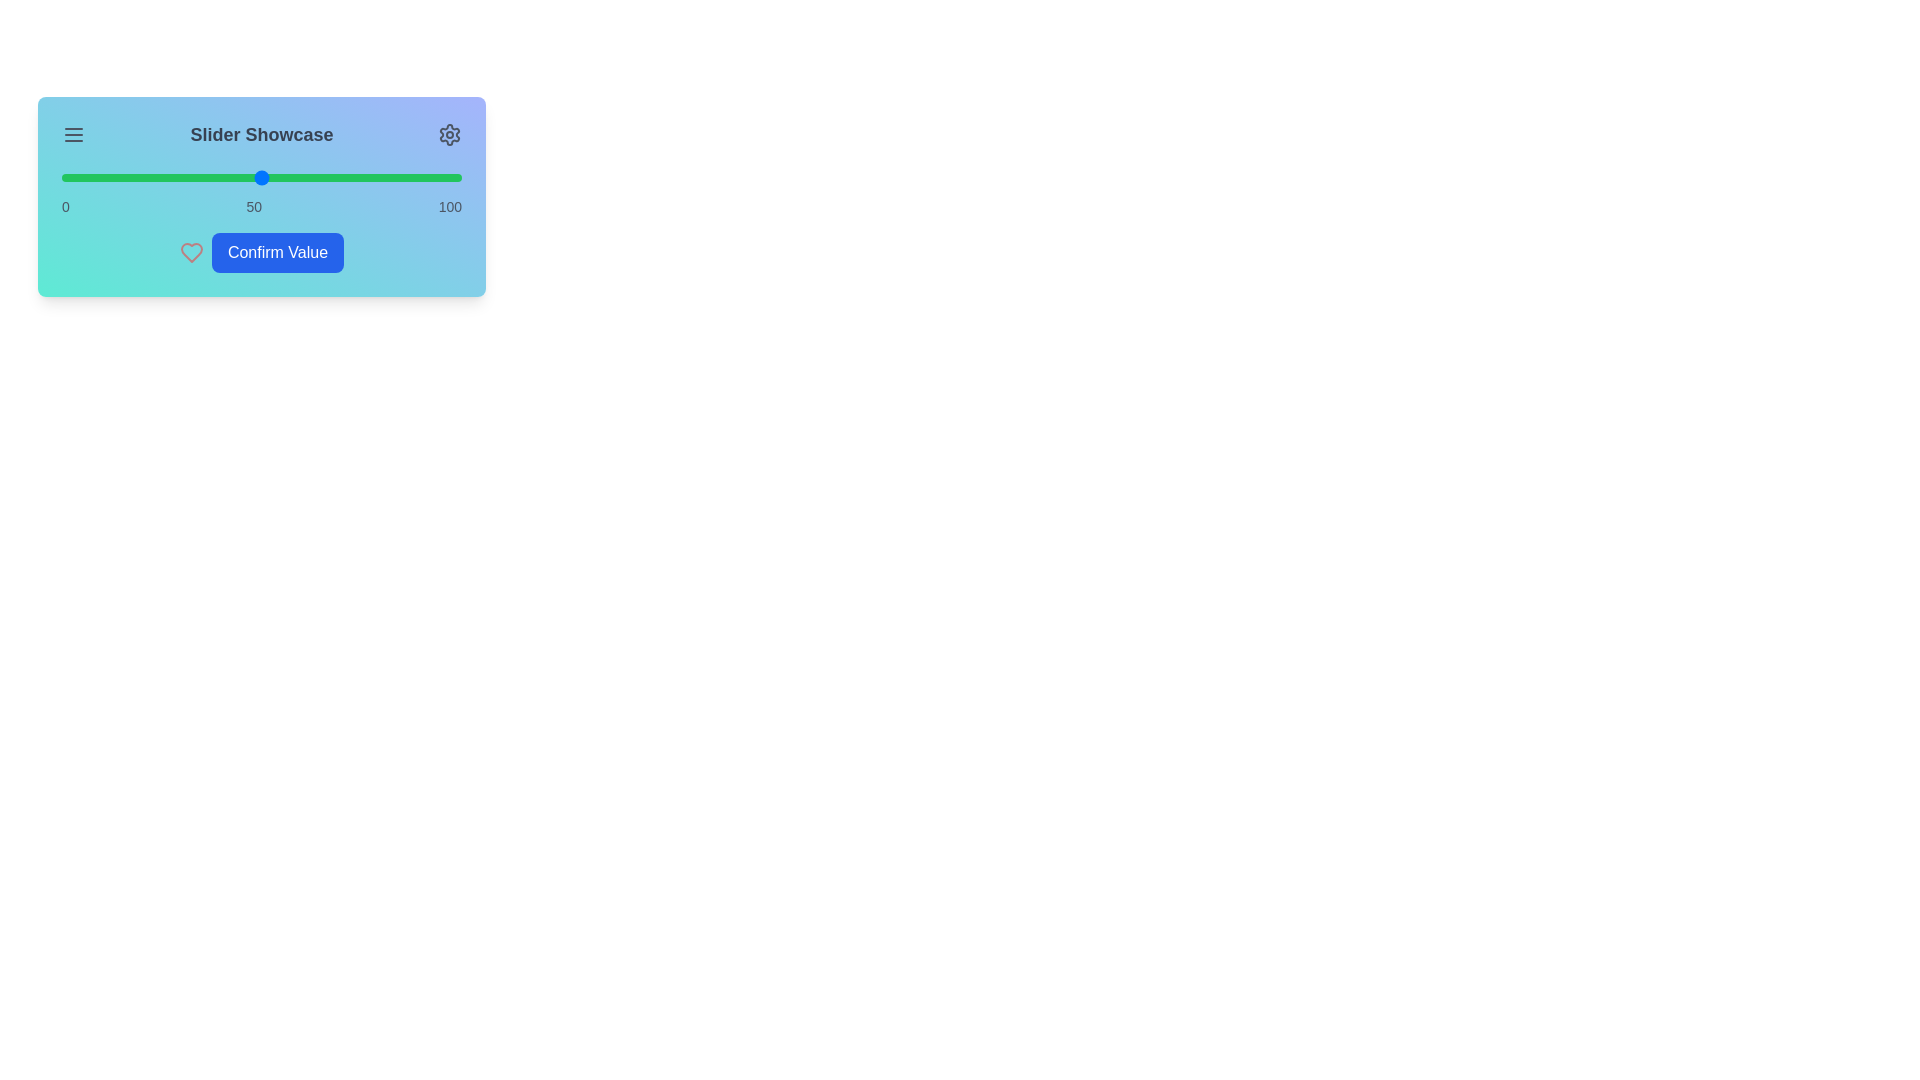  I want to click on the slider to 89%, so click(416, 176).